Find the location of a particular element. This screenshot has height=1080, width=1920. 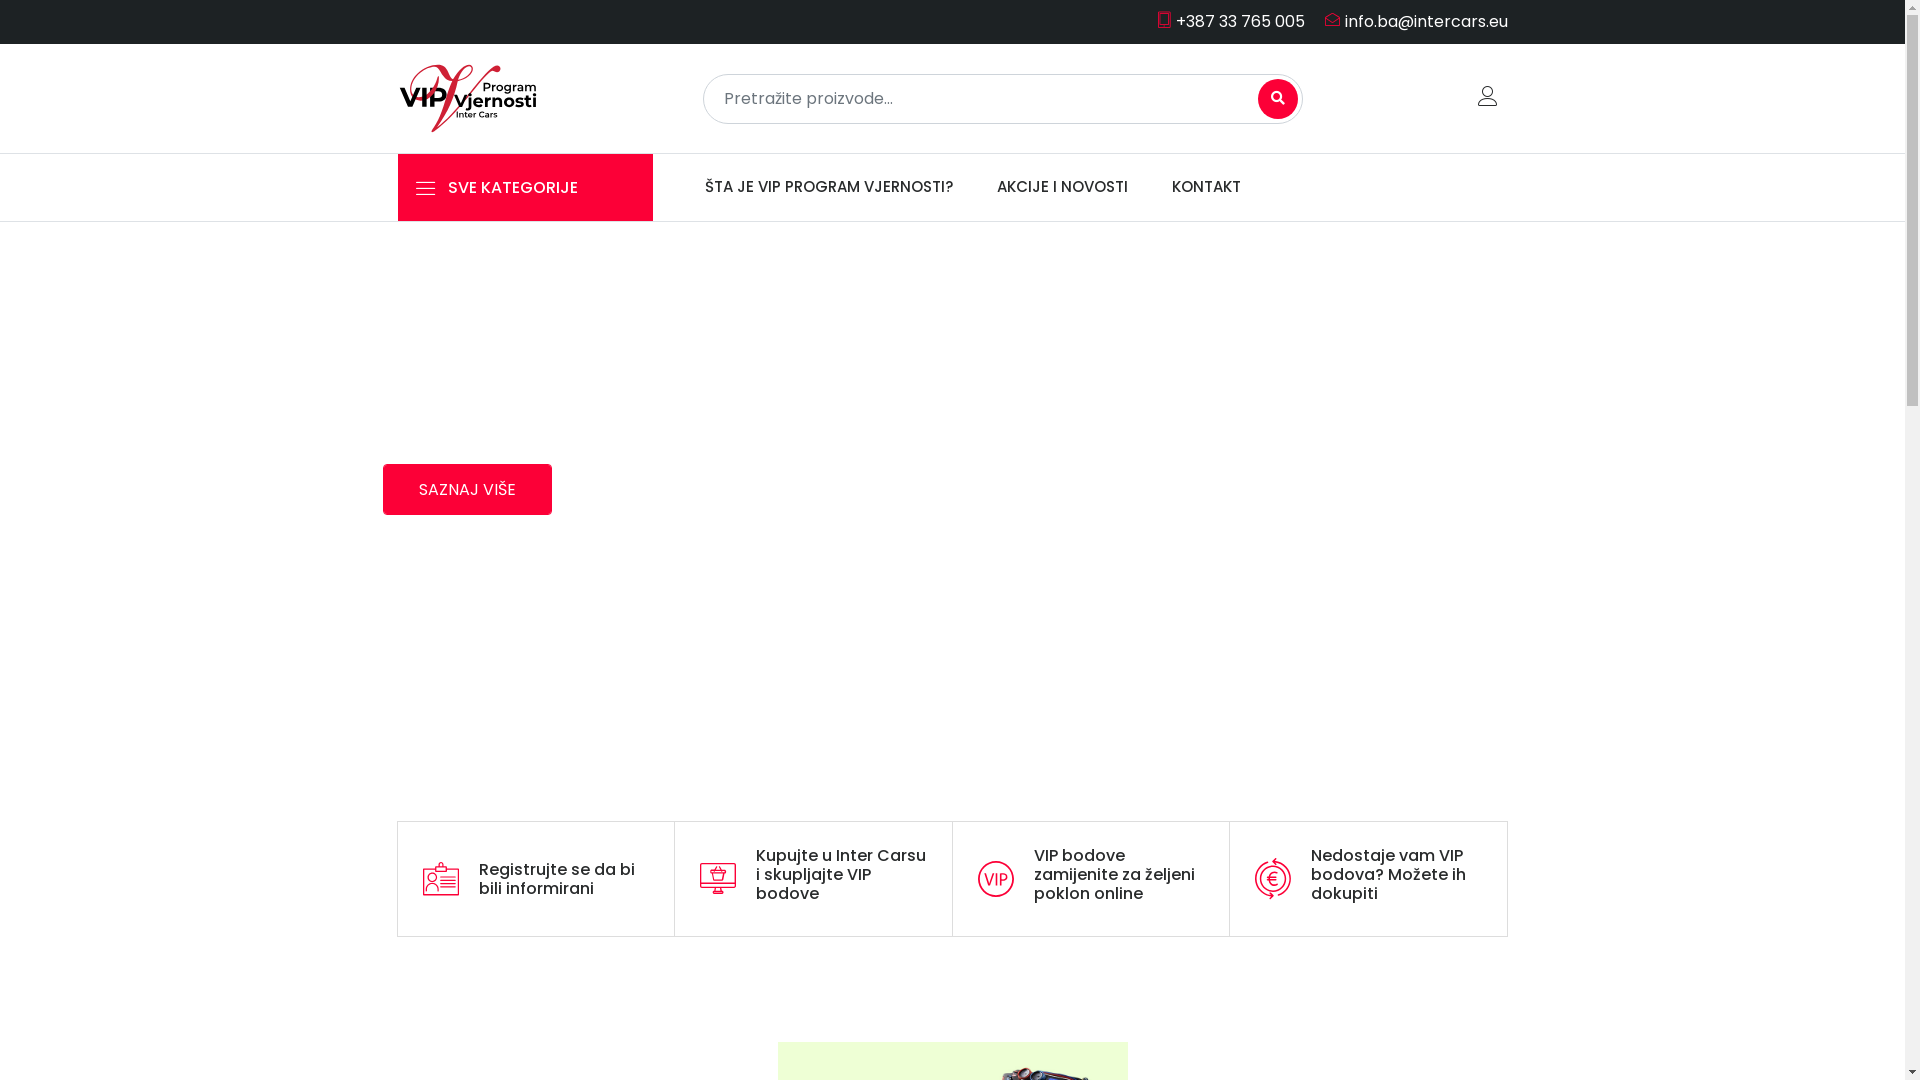

'info.ba@intercars.eu' is located at coordinates (1406, 21).